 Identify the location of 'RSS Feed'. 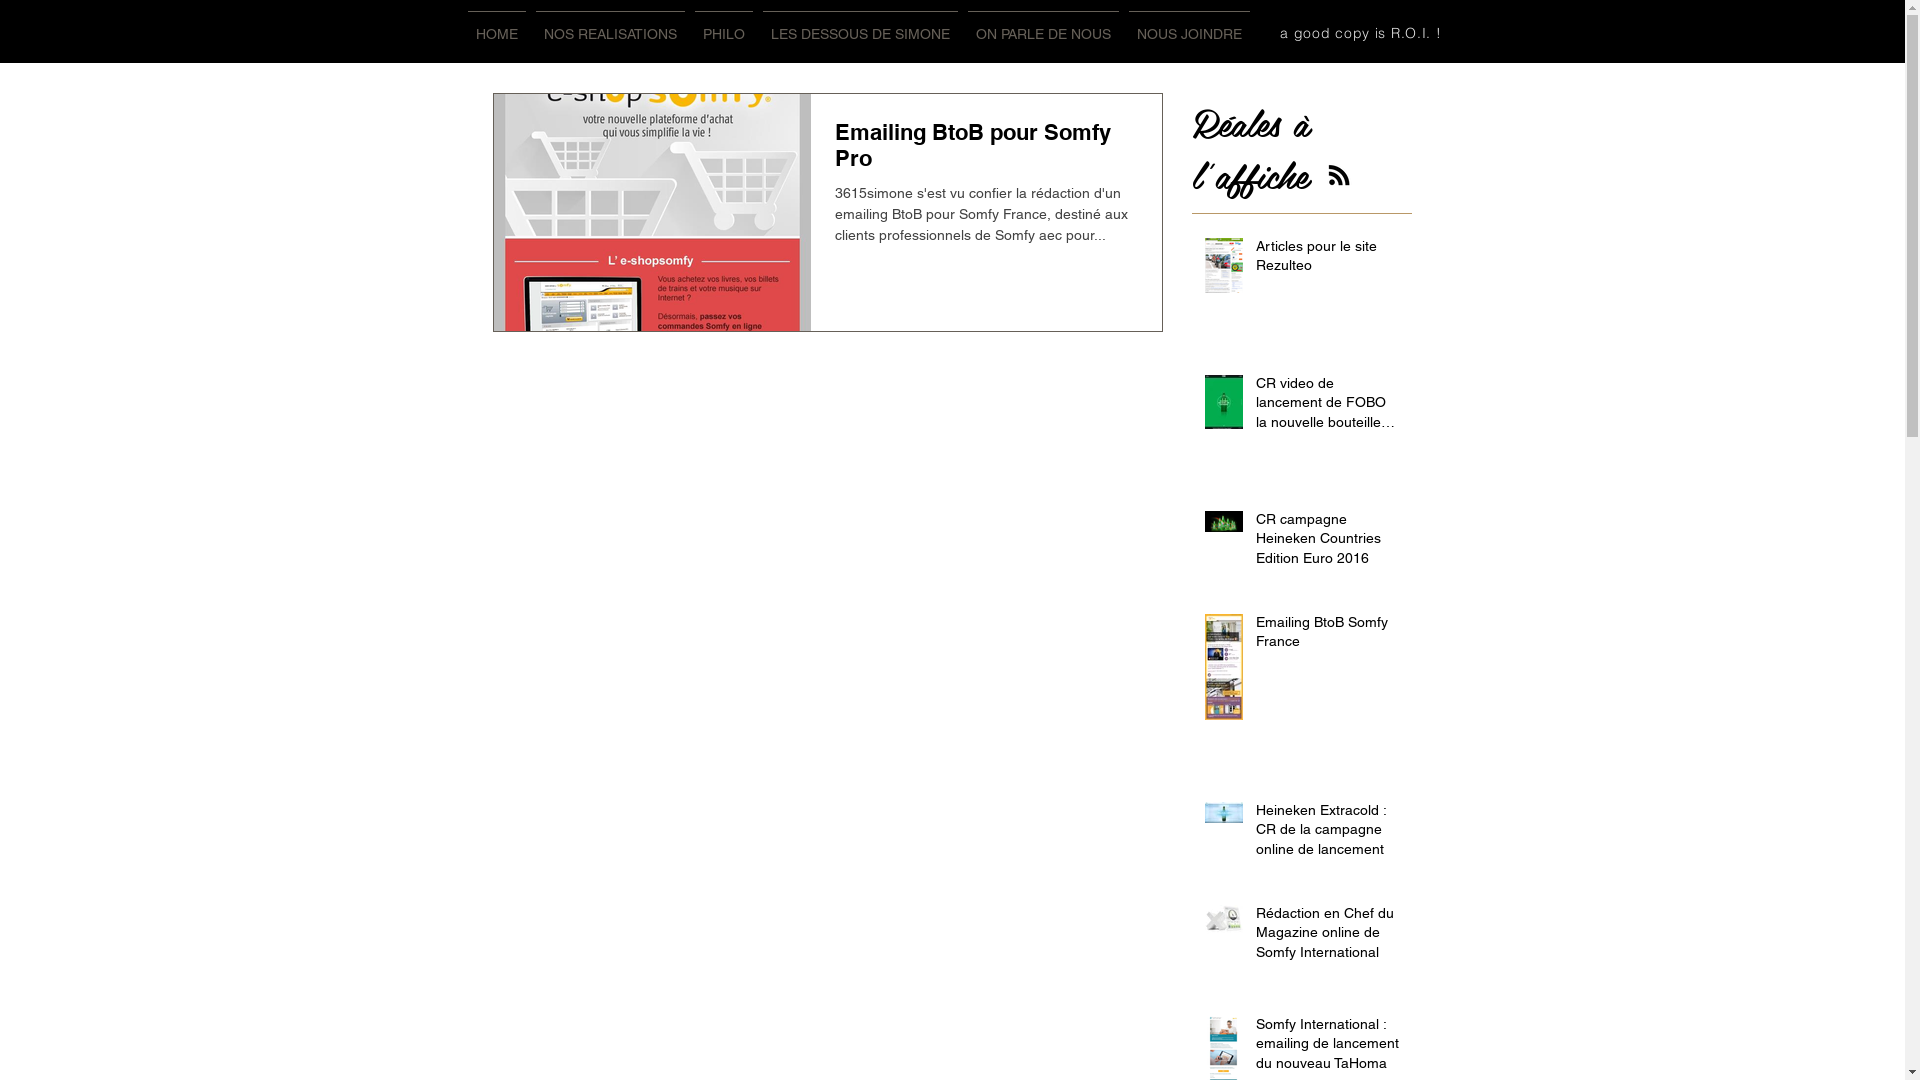
(1339, 173).